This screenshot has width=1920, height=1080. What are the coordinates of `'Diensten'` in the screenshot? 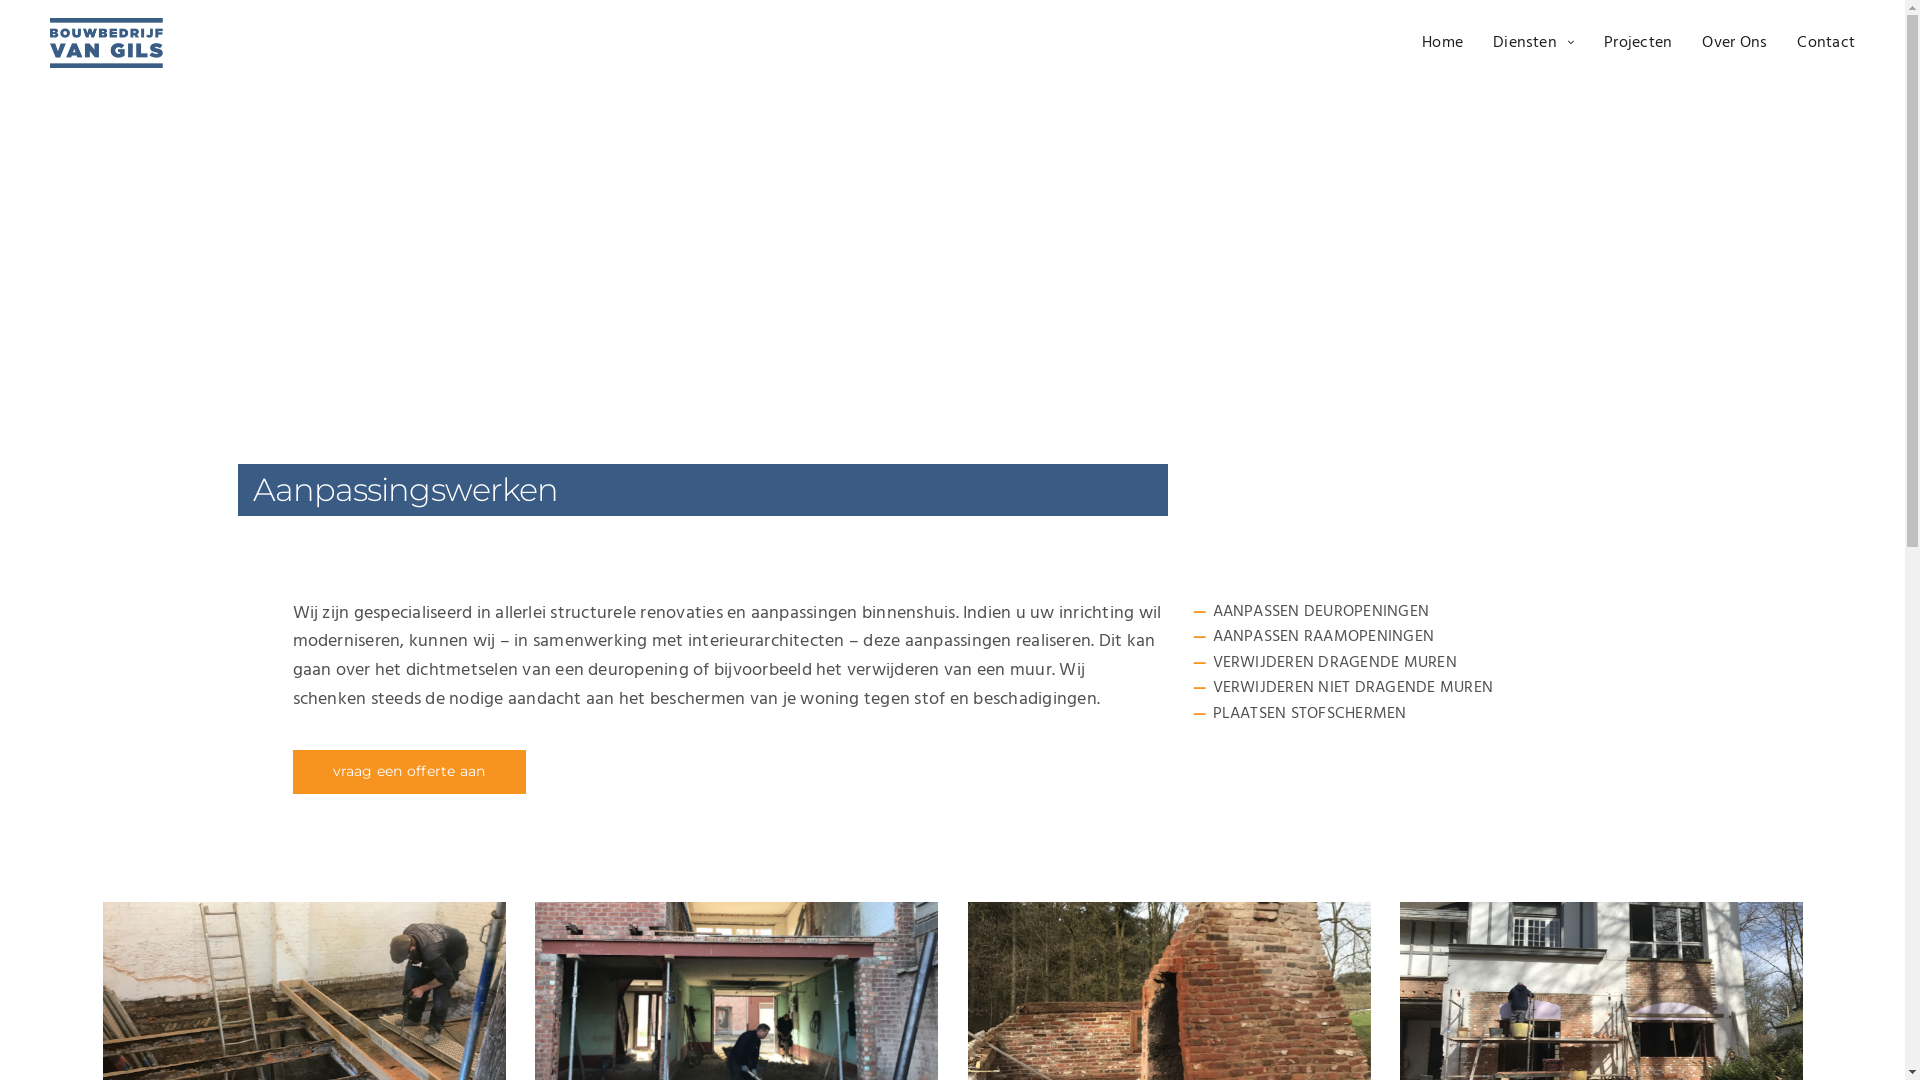 It's located at (1532, 42).